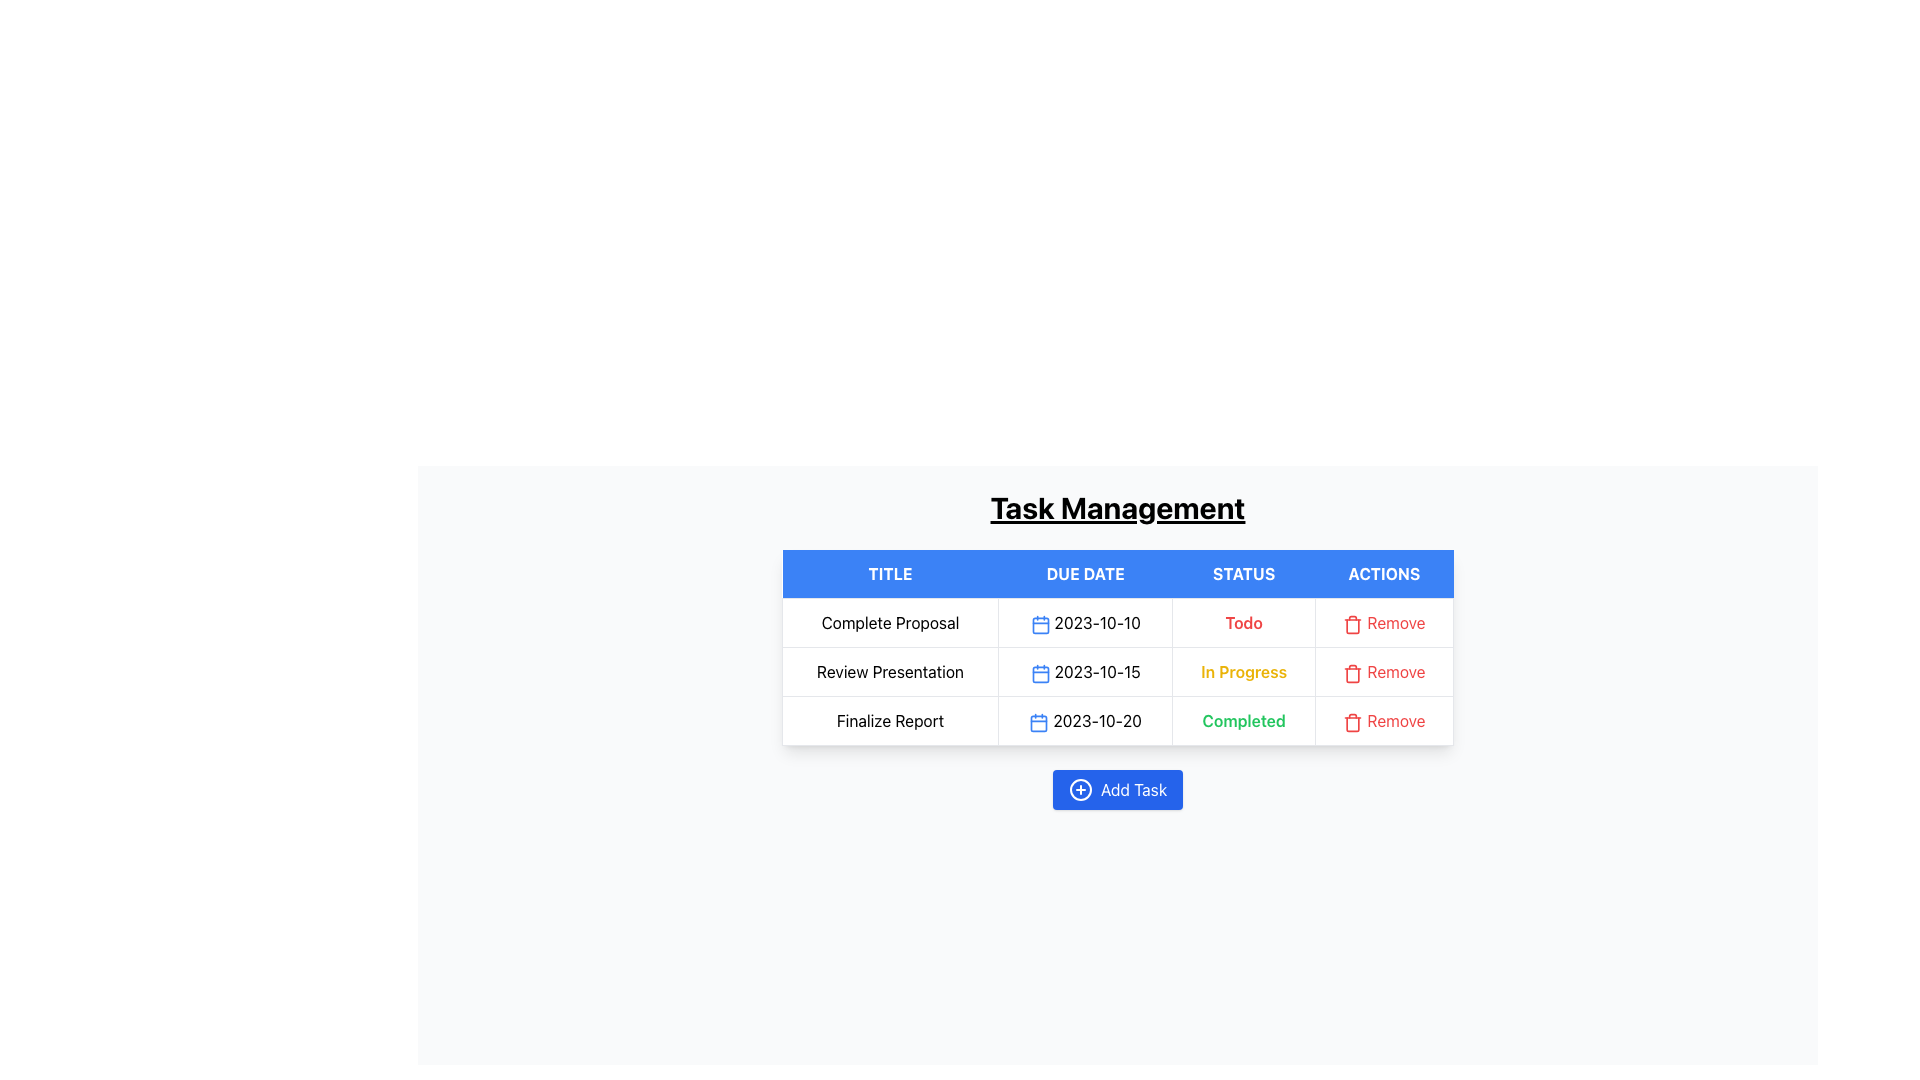 Image resolution: width=1920 pixels, height=1080 pixels. I want to click on the text display element showing the due date '2023-10-20' with a blue calendar icon, located in the 'Due Date' column of the third row of the table, so click(1084, 721).